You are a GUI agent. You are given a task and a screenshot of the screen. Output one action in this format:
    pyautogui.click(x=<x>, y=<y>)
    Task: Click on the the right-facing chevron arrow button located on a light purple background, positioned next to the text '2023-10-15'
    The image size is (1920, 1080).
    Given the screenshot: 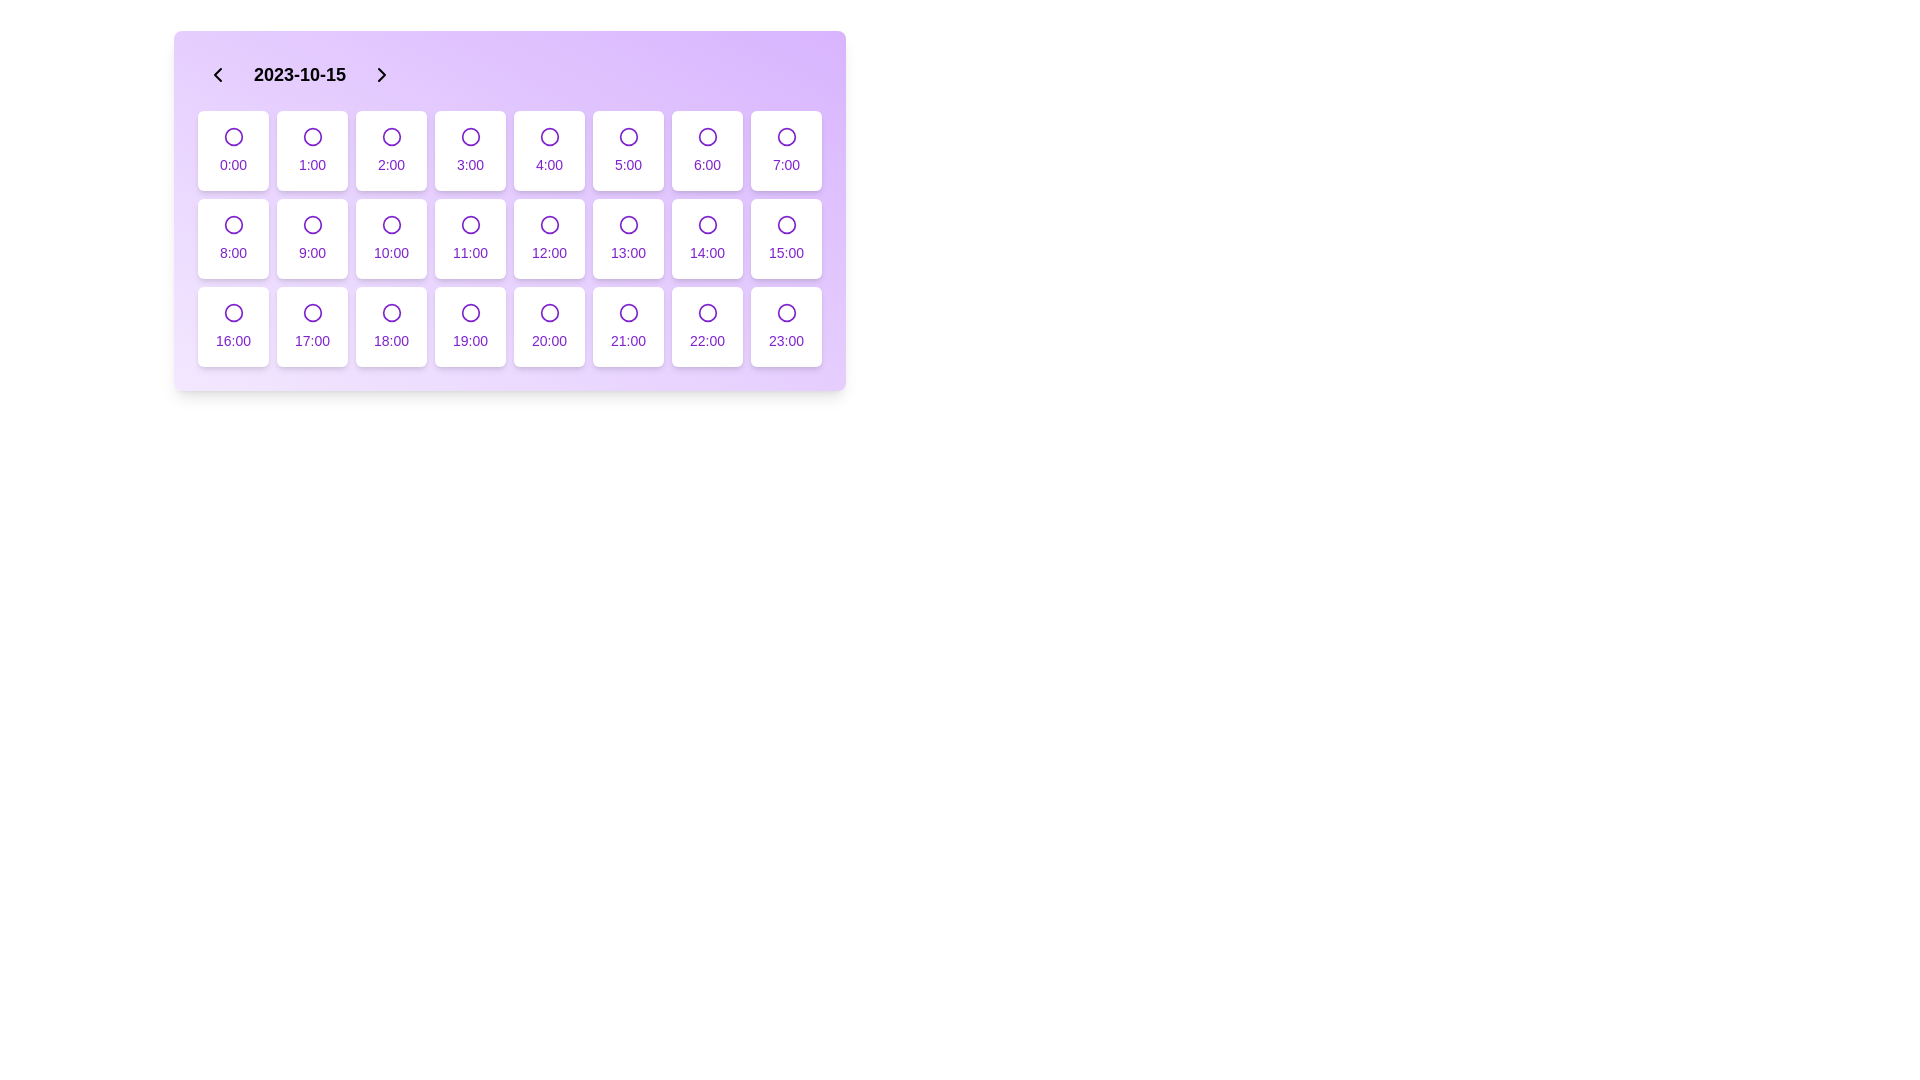 What is the action you would take?
    pyautogui.click(x=382, y=73)
    